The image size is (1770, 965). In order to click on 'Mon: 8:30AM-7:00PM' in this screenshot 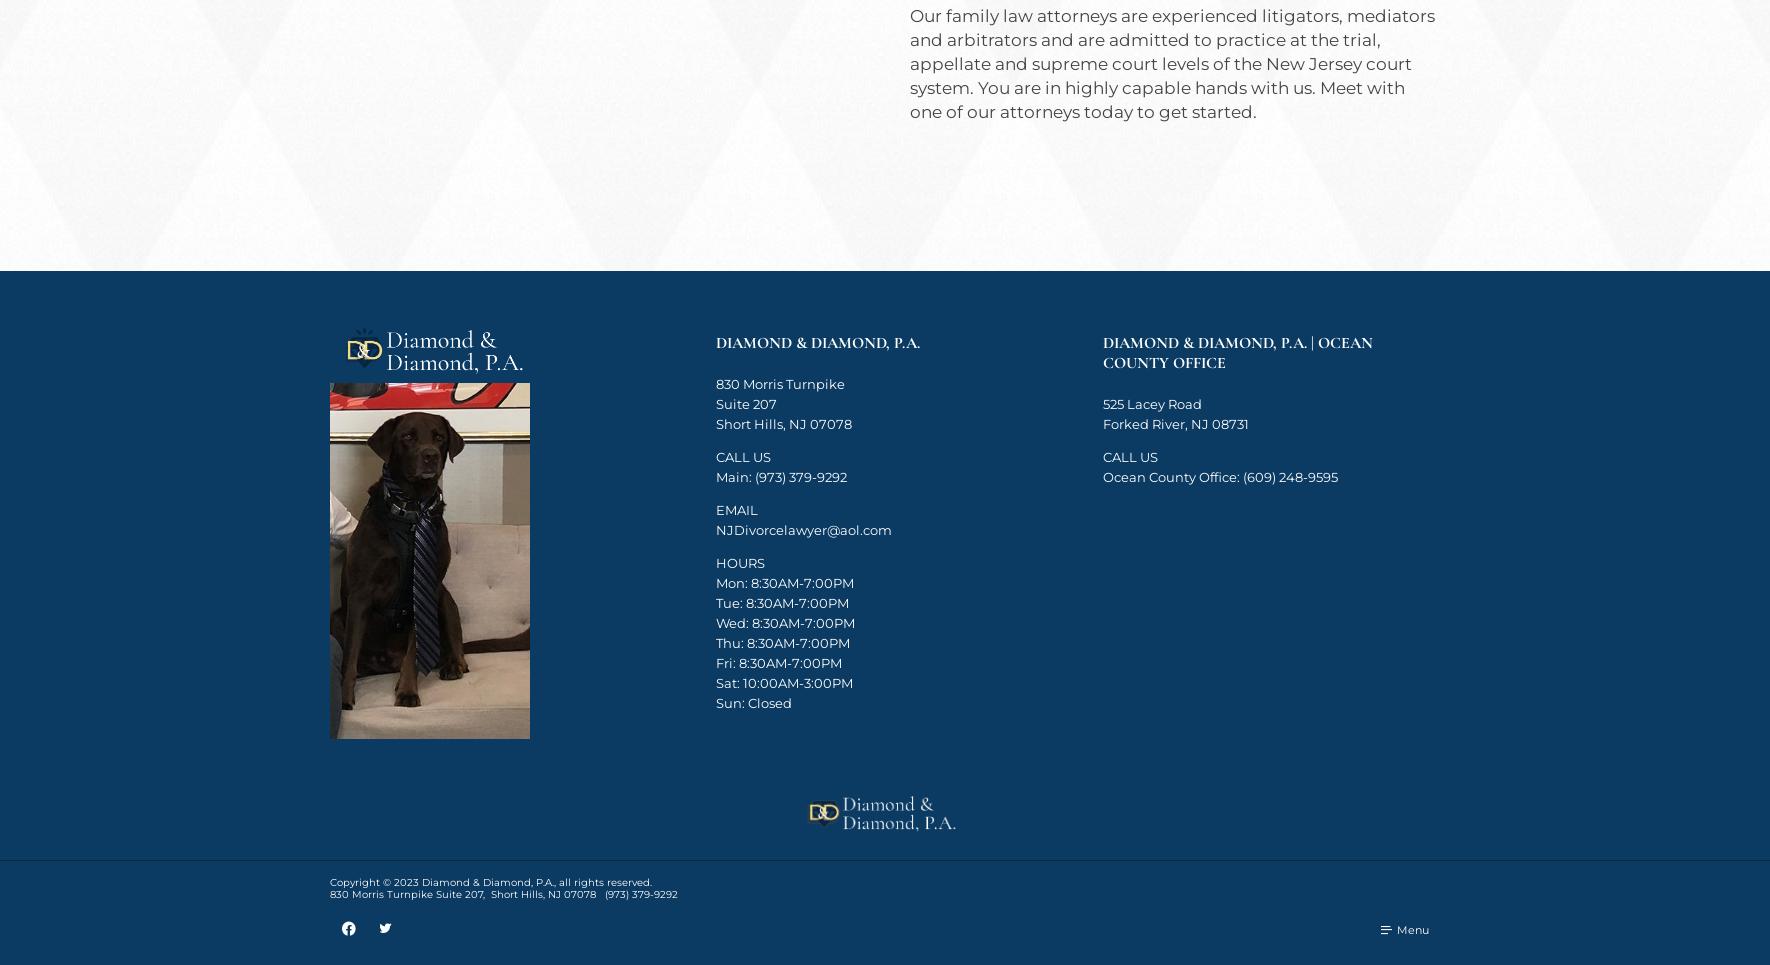, I will do `click(784, 581)`.